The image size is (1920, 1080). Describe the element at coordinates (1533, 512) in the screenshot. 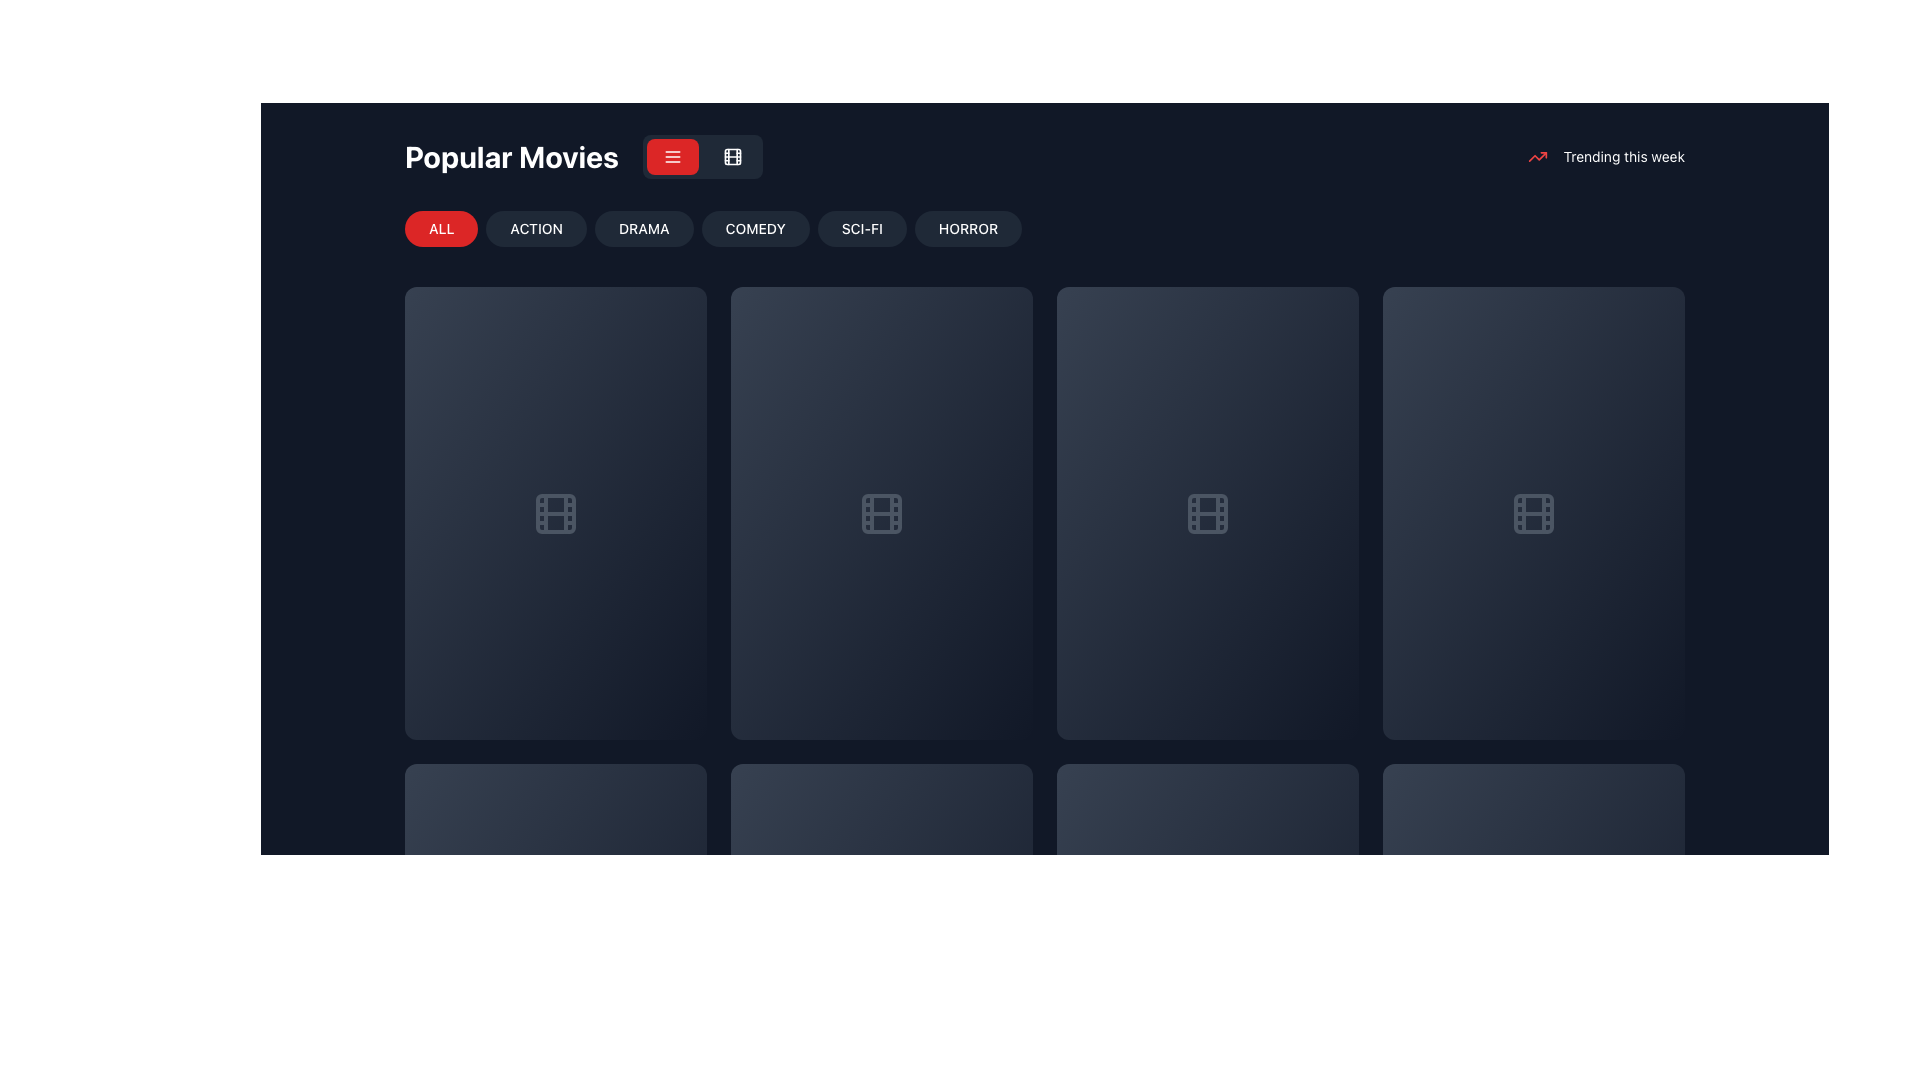

I see `the graphical representation of the film reel icon, which is a vector graphic component located in the third column of the grid` at that location.